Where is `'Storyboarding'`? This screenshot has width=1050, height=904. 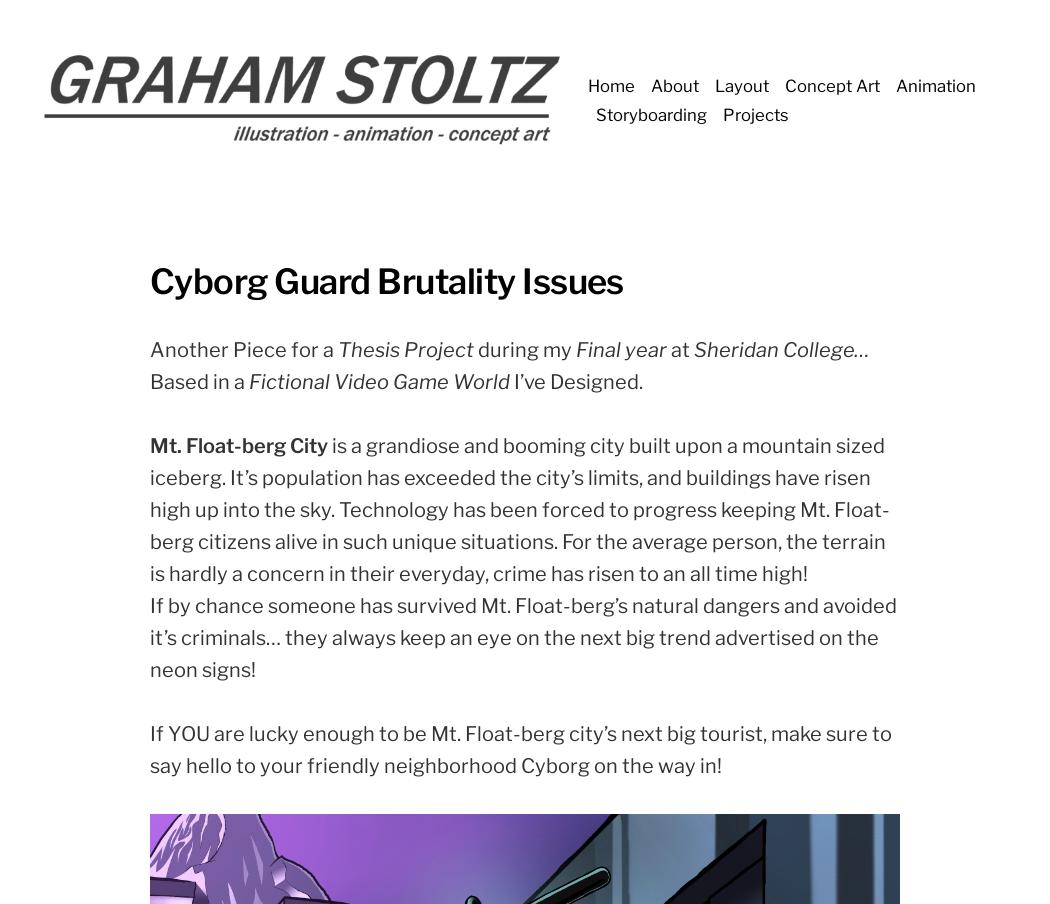
'Storyboarding' is located at coordinates (650, 113).